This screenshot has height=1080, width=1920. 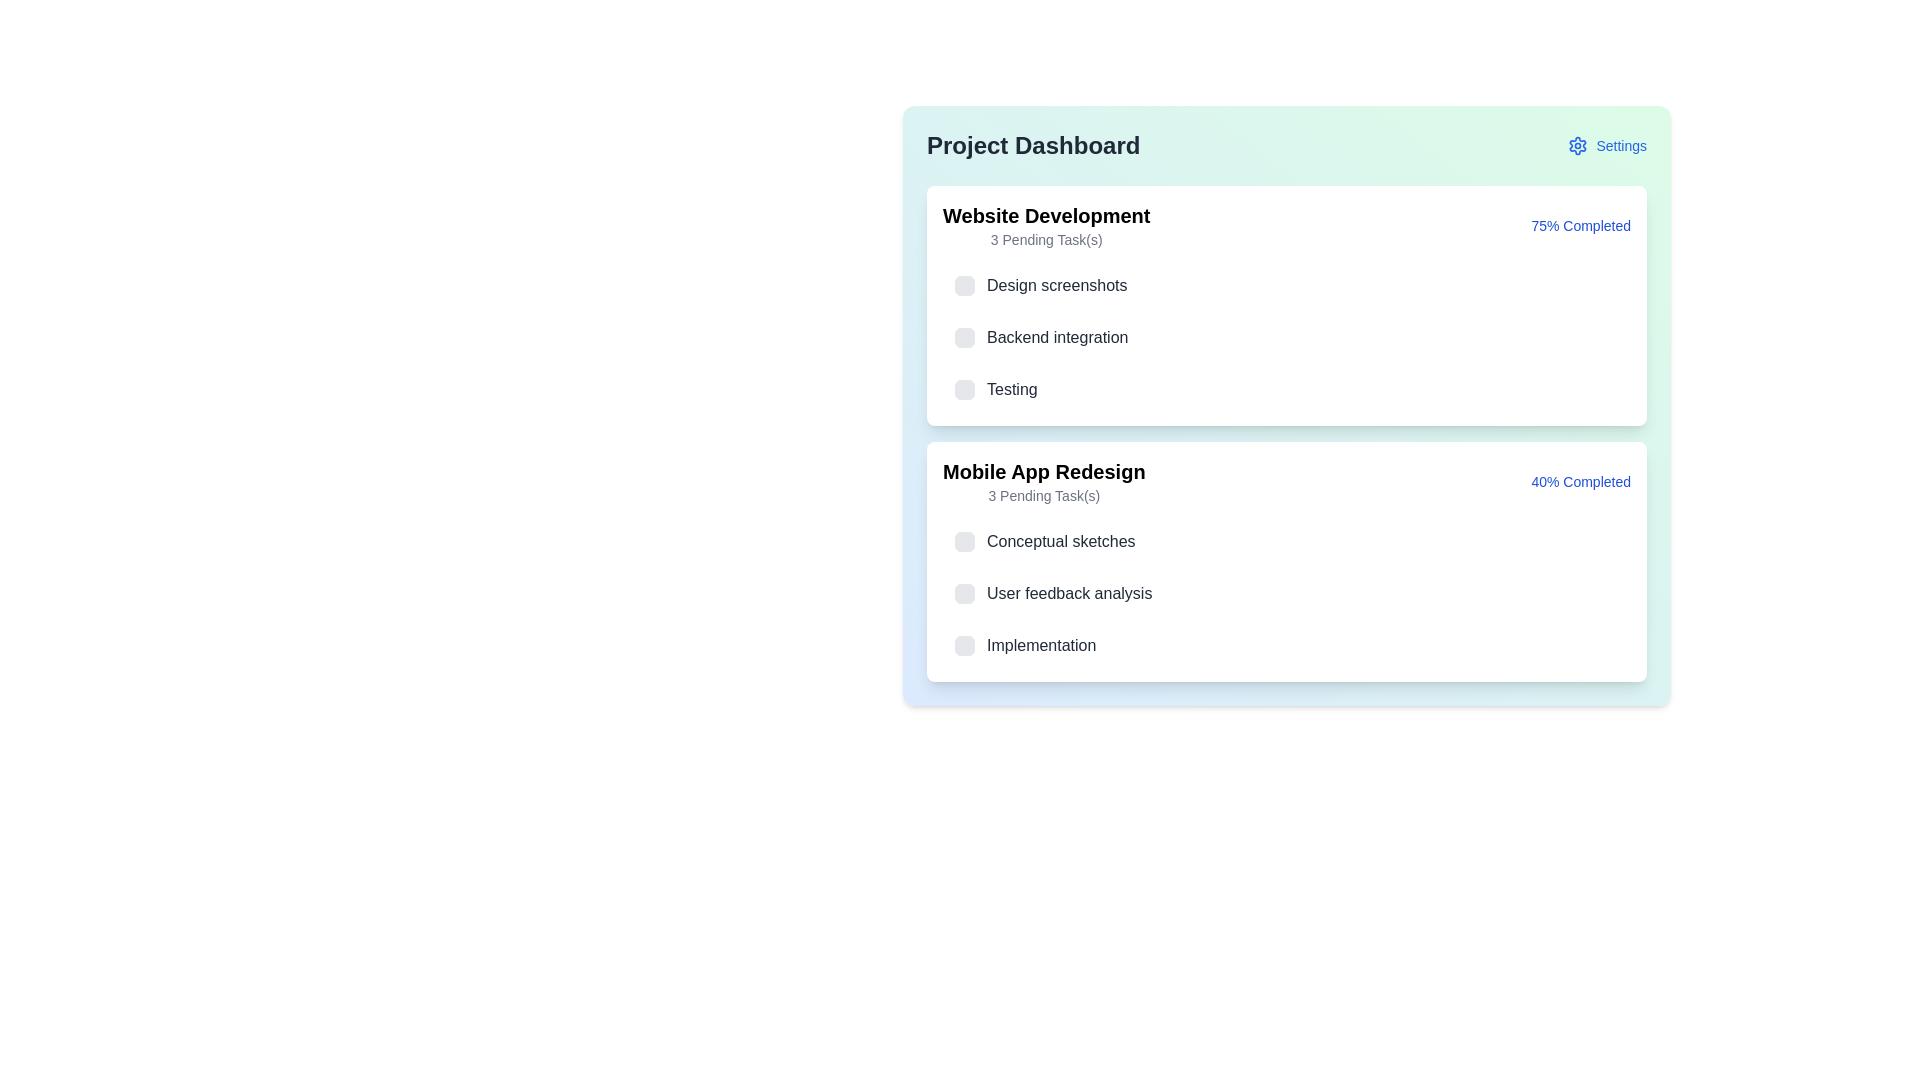 I want to click on the small square checkbox with rounded corners and a gray background located to the left of the text 'Implementation' in the 'Mobile App Redesign' section, so click(x=964, y=645).